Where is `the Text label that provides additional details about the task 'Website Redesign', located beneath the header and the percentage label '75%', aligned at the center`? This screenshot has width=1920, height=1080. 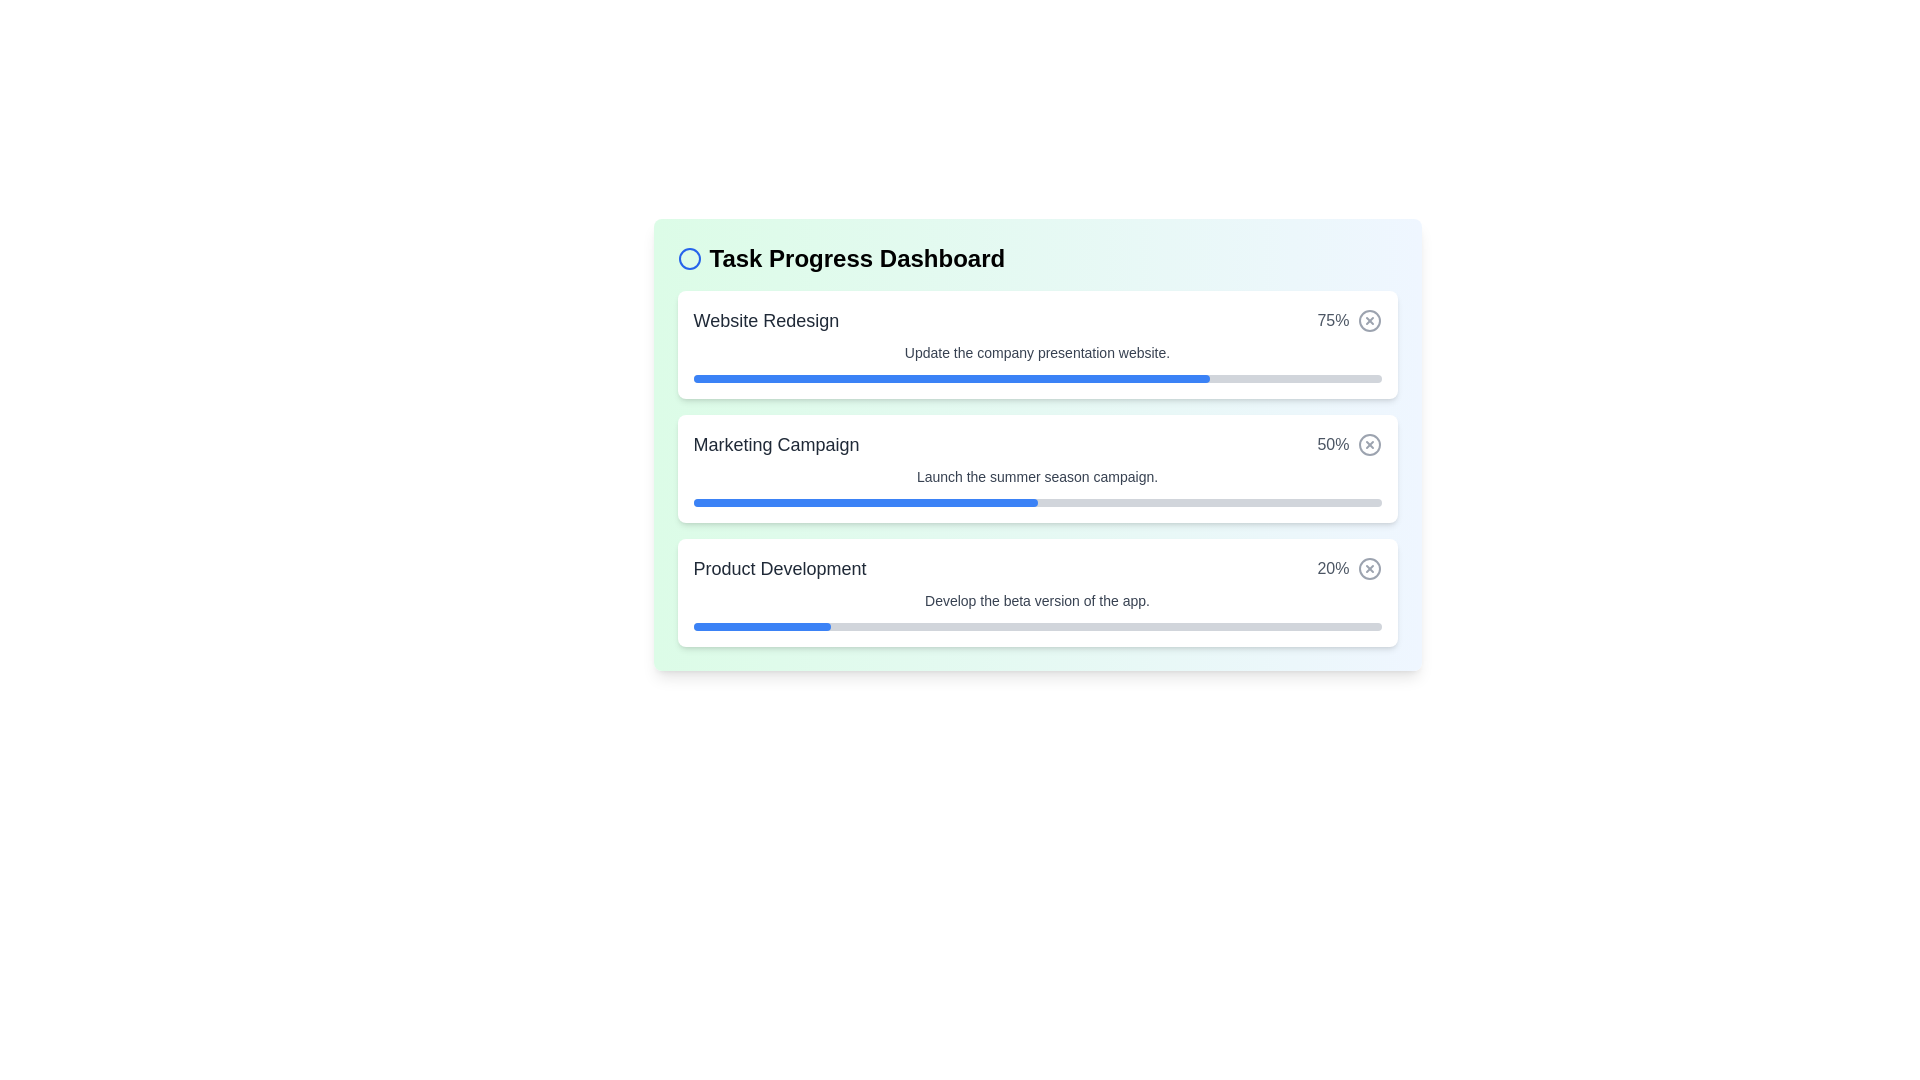 the Text label that provides additional details about the task 'Website Redesign', located beneath the header and the percentage label '75%', aligned at the center is located at coordinates (1037, 352).